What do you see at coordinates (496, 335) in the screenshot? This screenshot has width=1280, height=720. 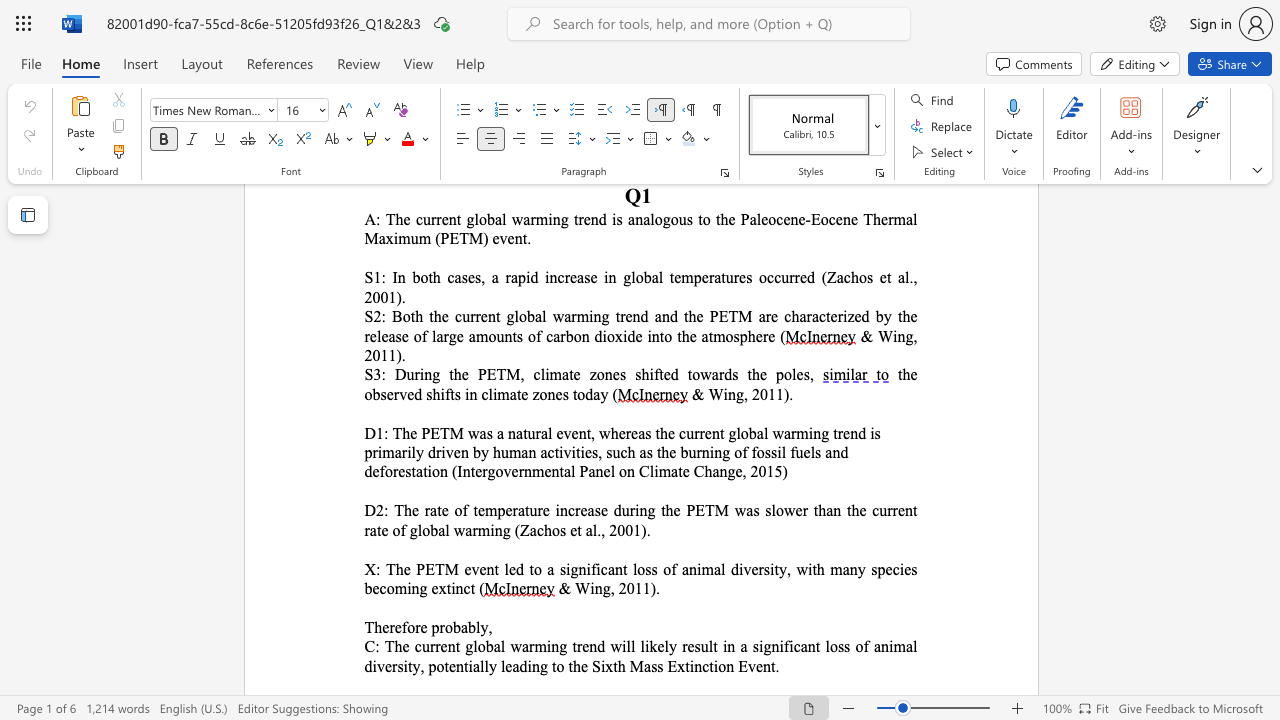 I see `the subset text "unts" within the text "large amounts"` at bounding box center [496, 335].